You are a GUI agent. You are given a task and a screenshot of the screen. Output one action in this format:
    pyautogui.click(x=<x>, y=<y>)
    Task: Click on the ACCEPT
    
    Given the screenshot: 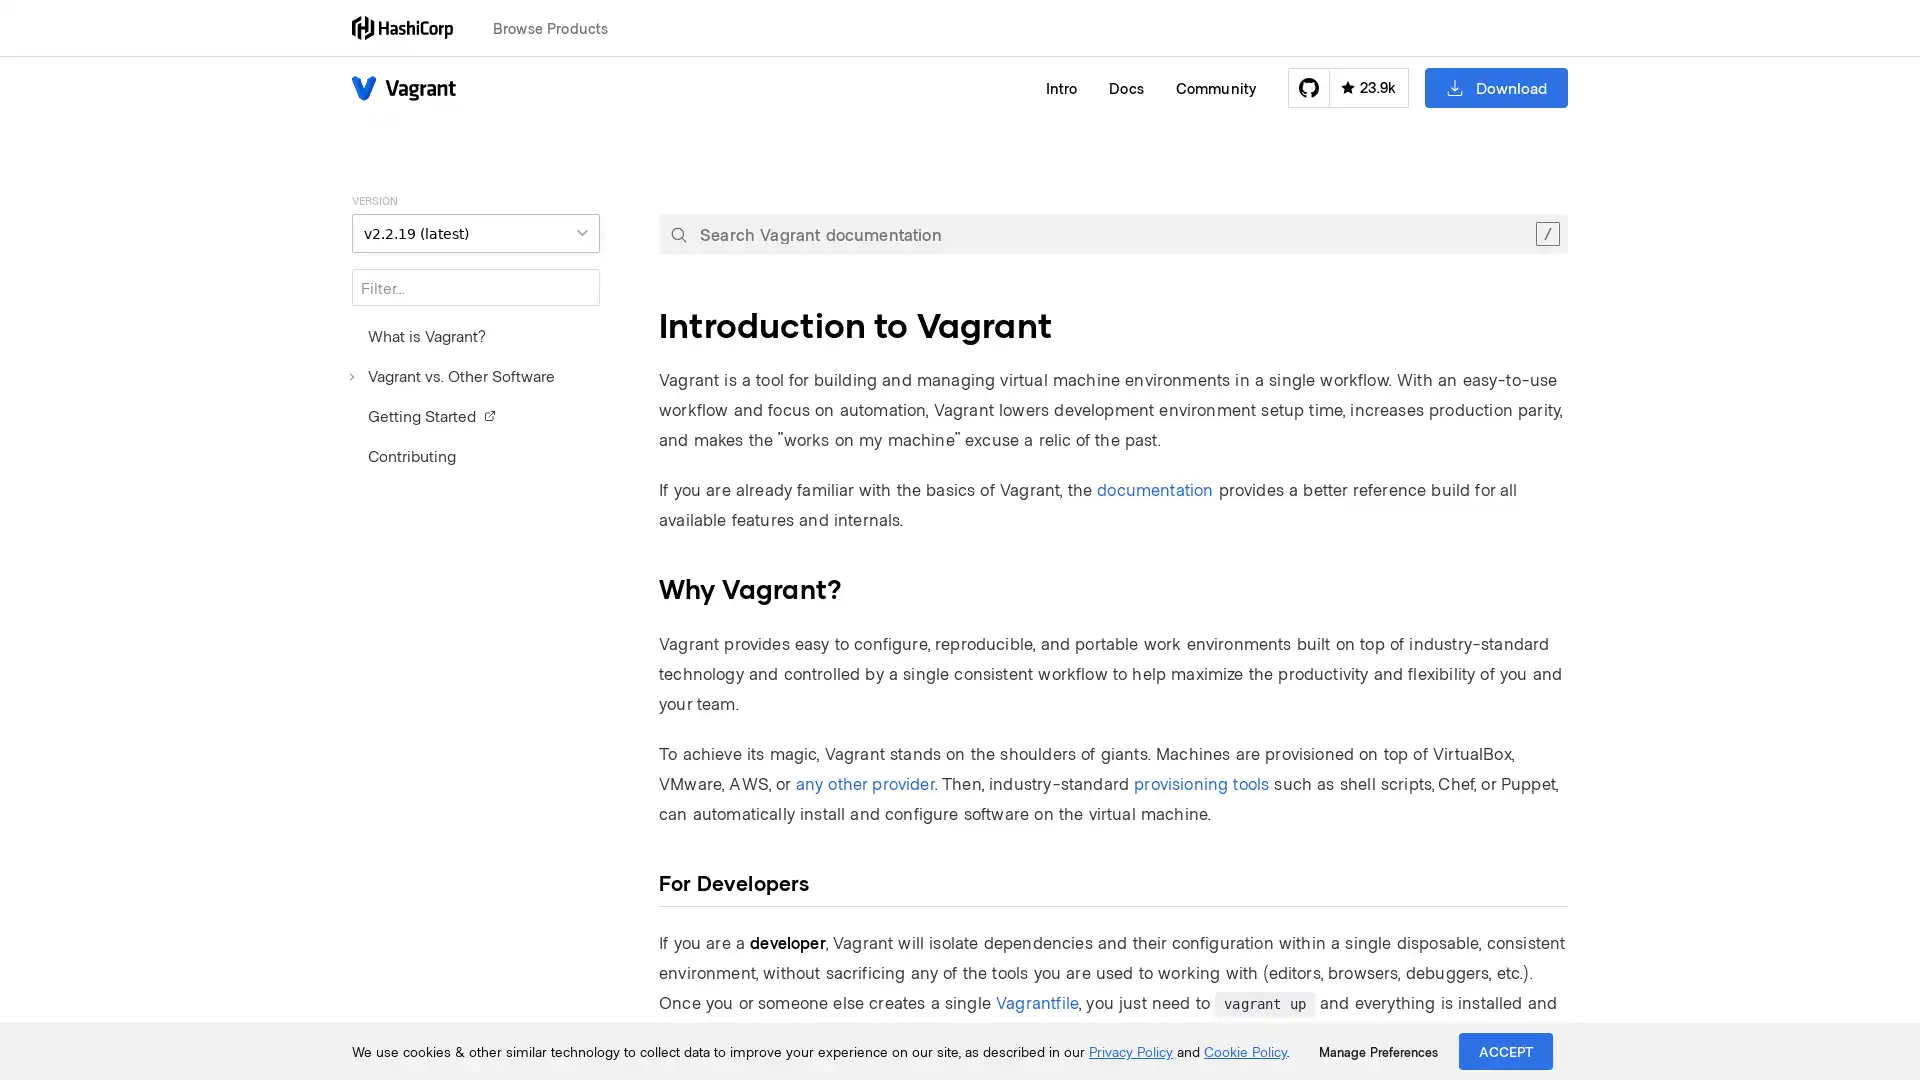 What is the action you would take?
    pyautogui.click(x=1506, y=1050)
    